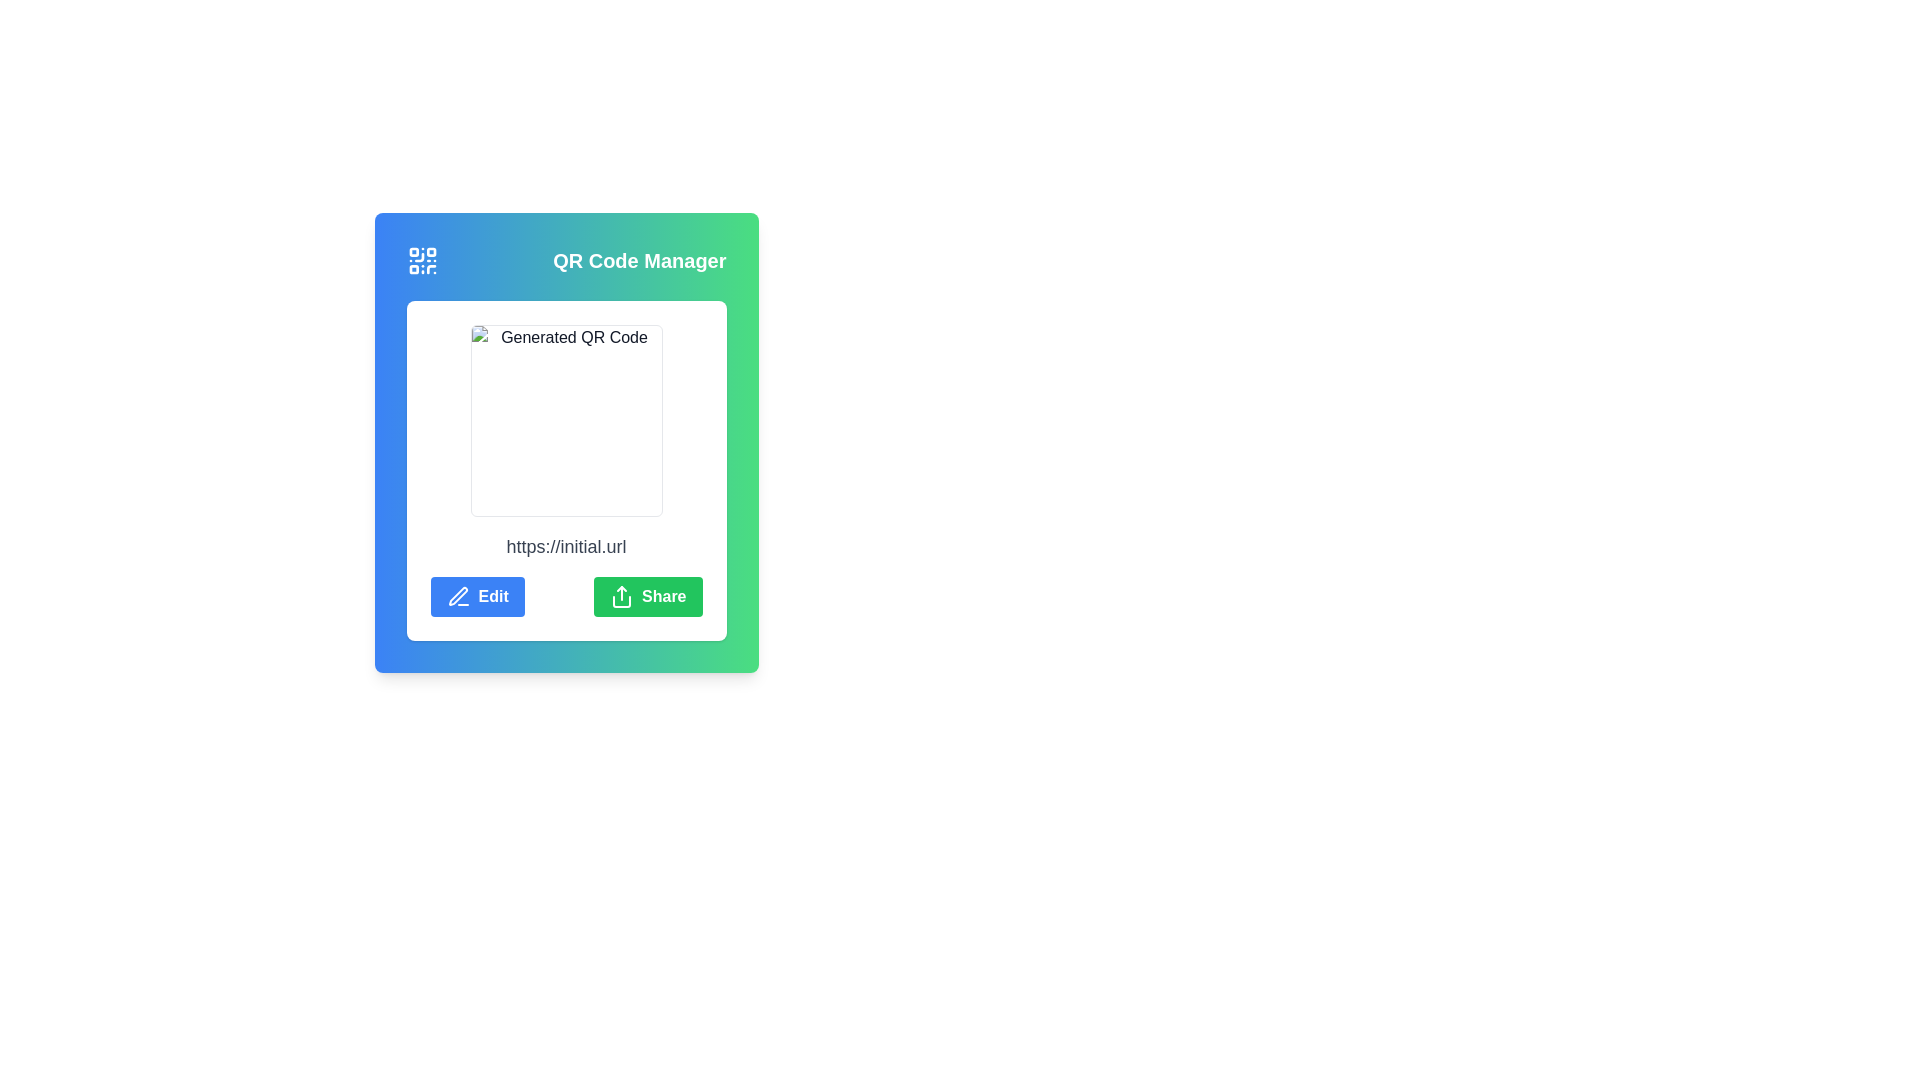  Describe the element at coordinates (621, 596) in the screenshot. I see `the 'Share' SVG icon located to the left of the 'Share' text label in the green button at the bottom-right corner of the main centered card interface` at that location.